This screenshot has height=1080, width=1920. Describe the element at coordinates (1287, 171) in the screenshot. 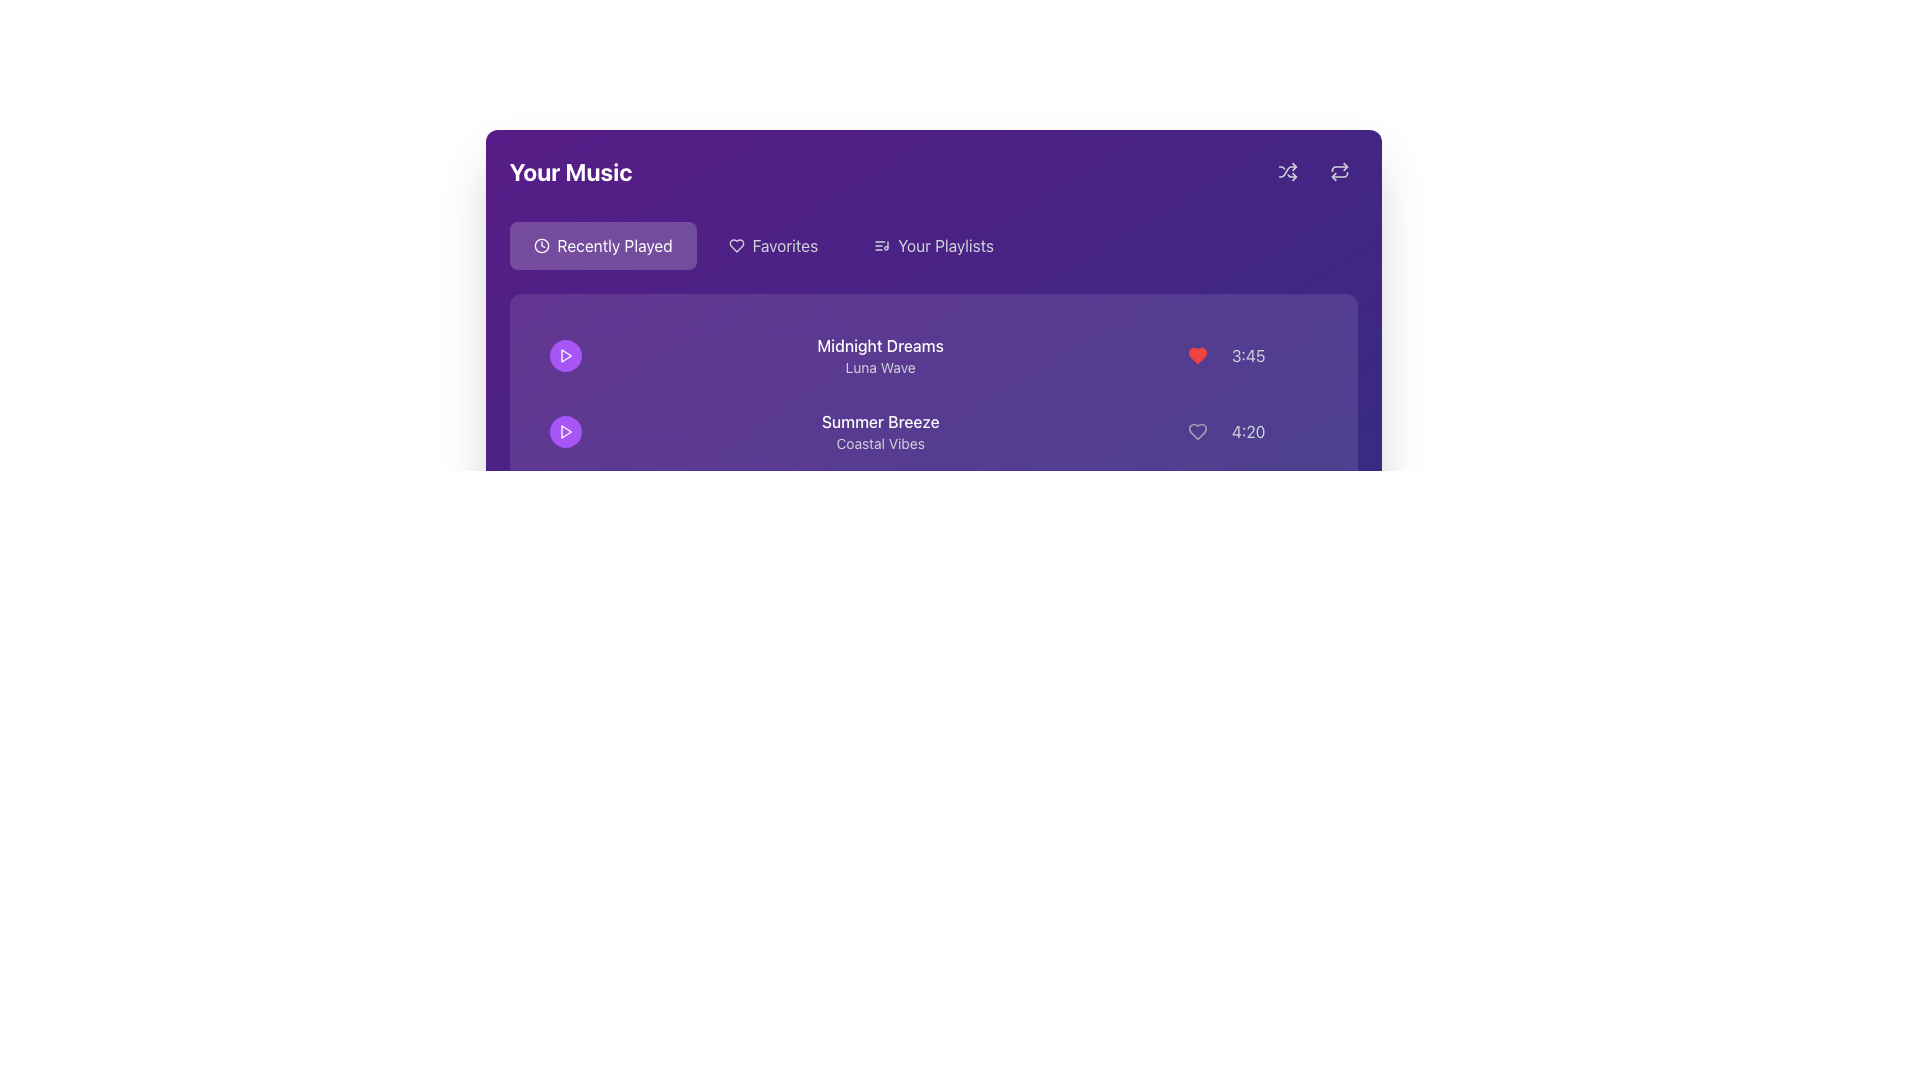

I see `the 'shuffle' icon button located in the top right corner of the interface` at that location.